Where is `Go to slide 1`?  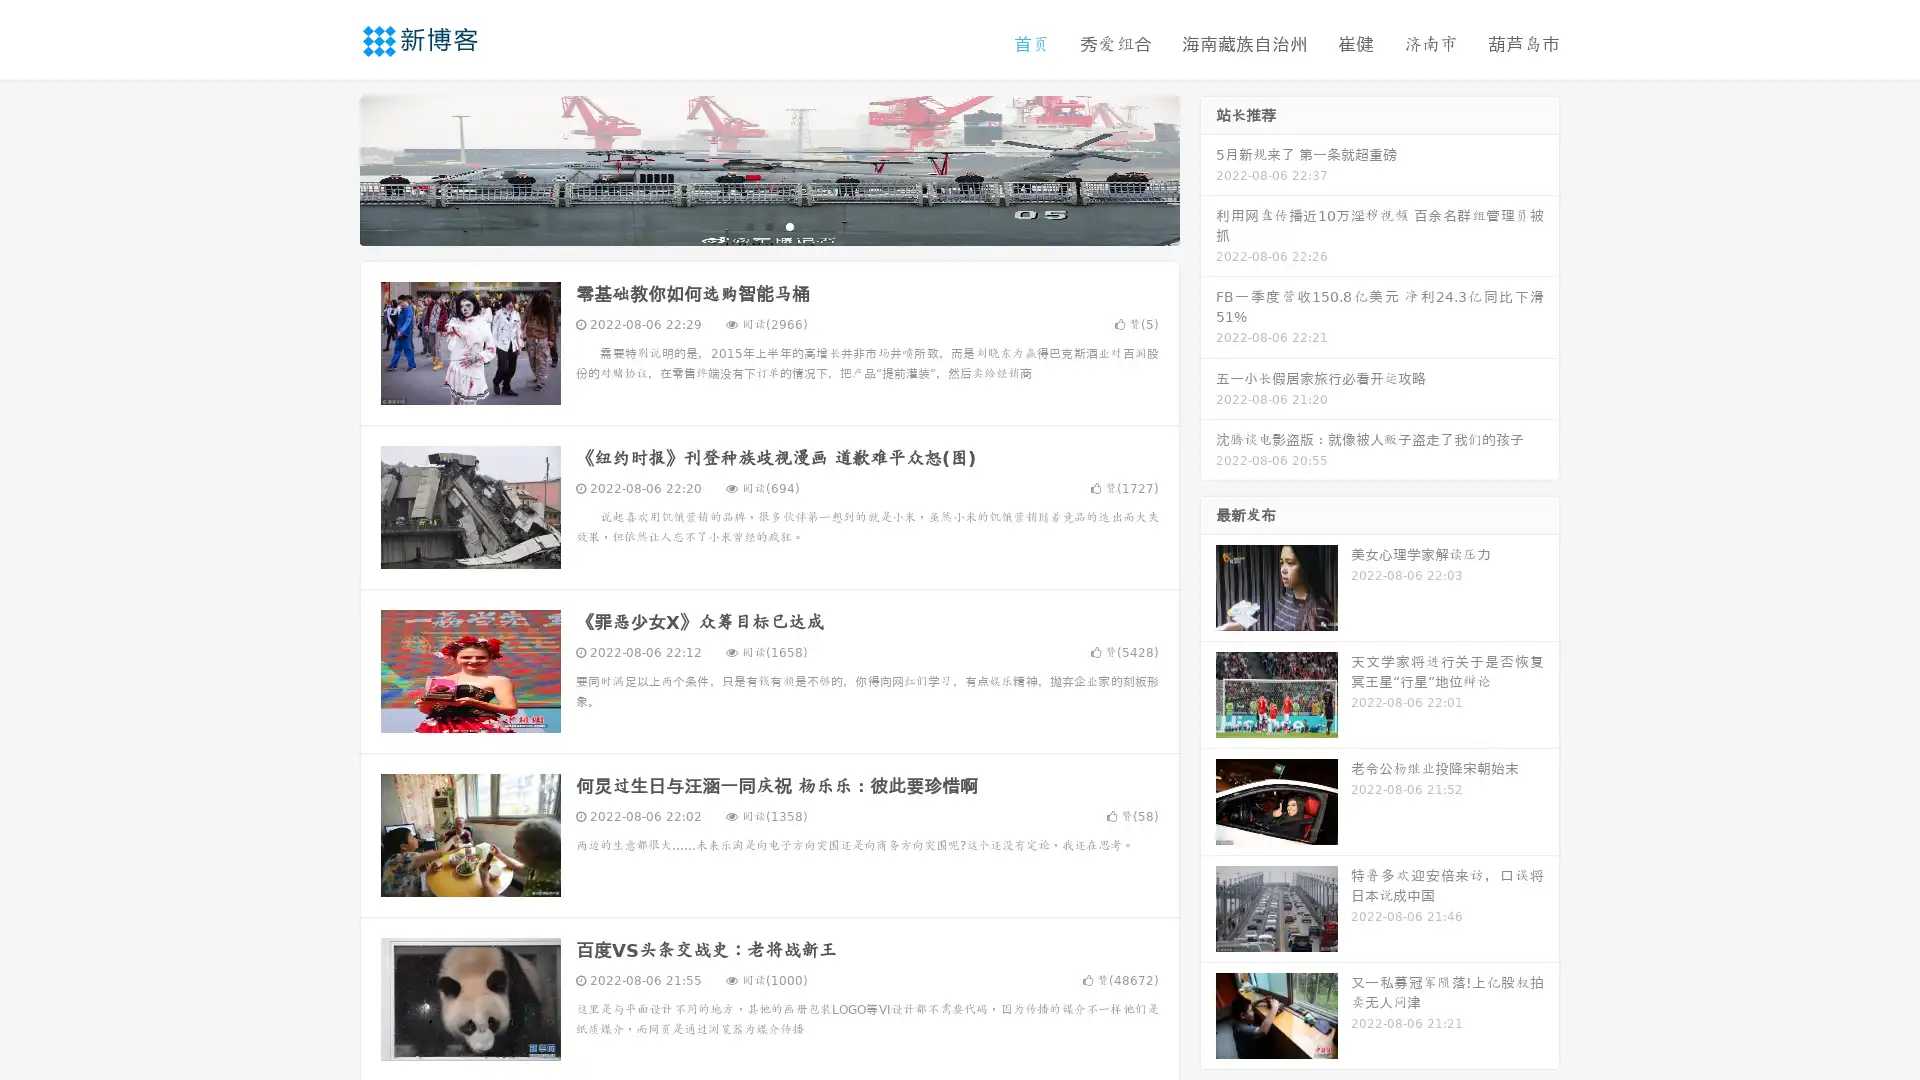
Go to slide 1 is located at coordinates (748, 225).